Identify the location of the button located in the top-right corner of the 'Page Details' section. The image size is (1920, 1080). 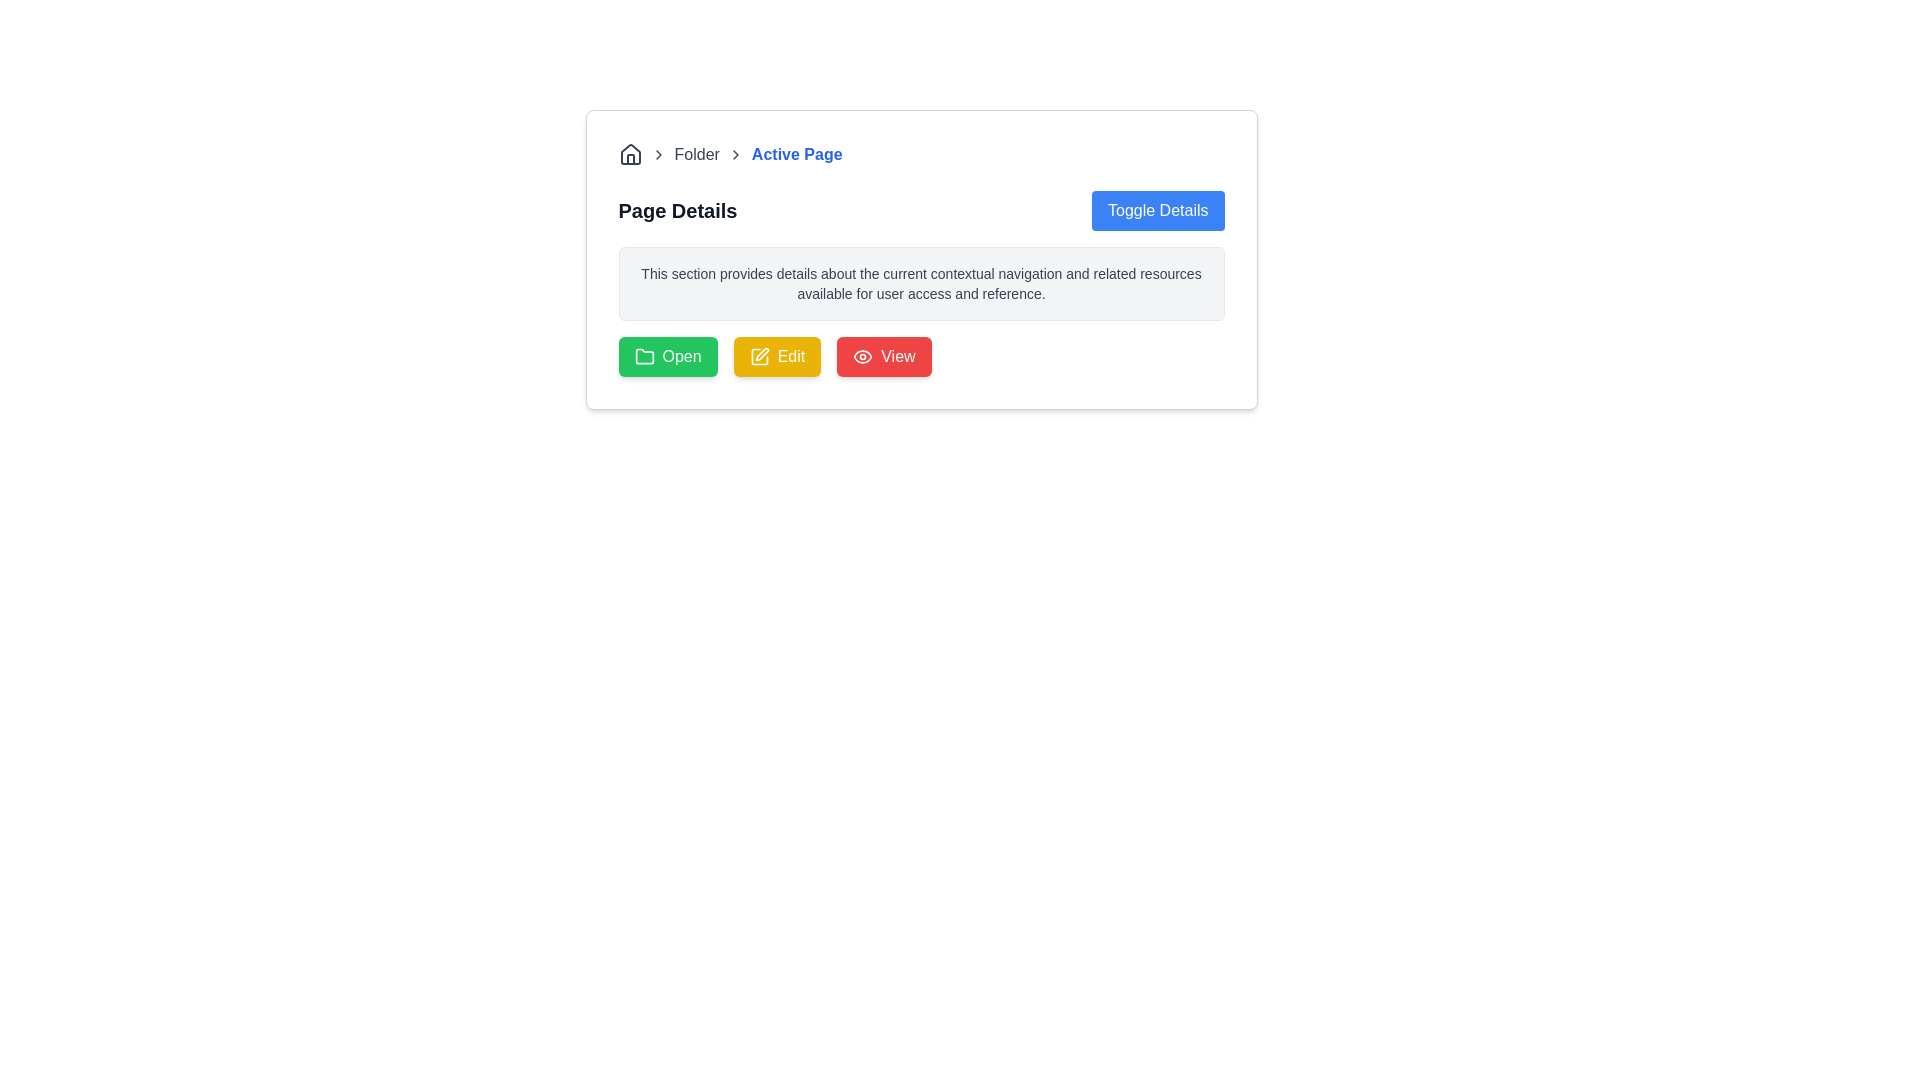
(1158, 211).